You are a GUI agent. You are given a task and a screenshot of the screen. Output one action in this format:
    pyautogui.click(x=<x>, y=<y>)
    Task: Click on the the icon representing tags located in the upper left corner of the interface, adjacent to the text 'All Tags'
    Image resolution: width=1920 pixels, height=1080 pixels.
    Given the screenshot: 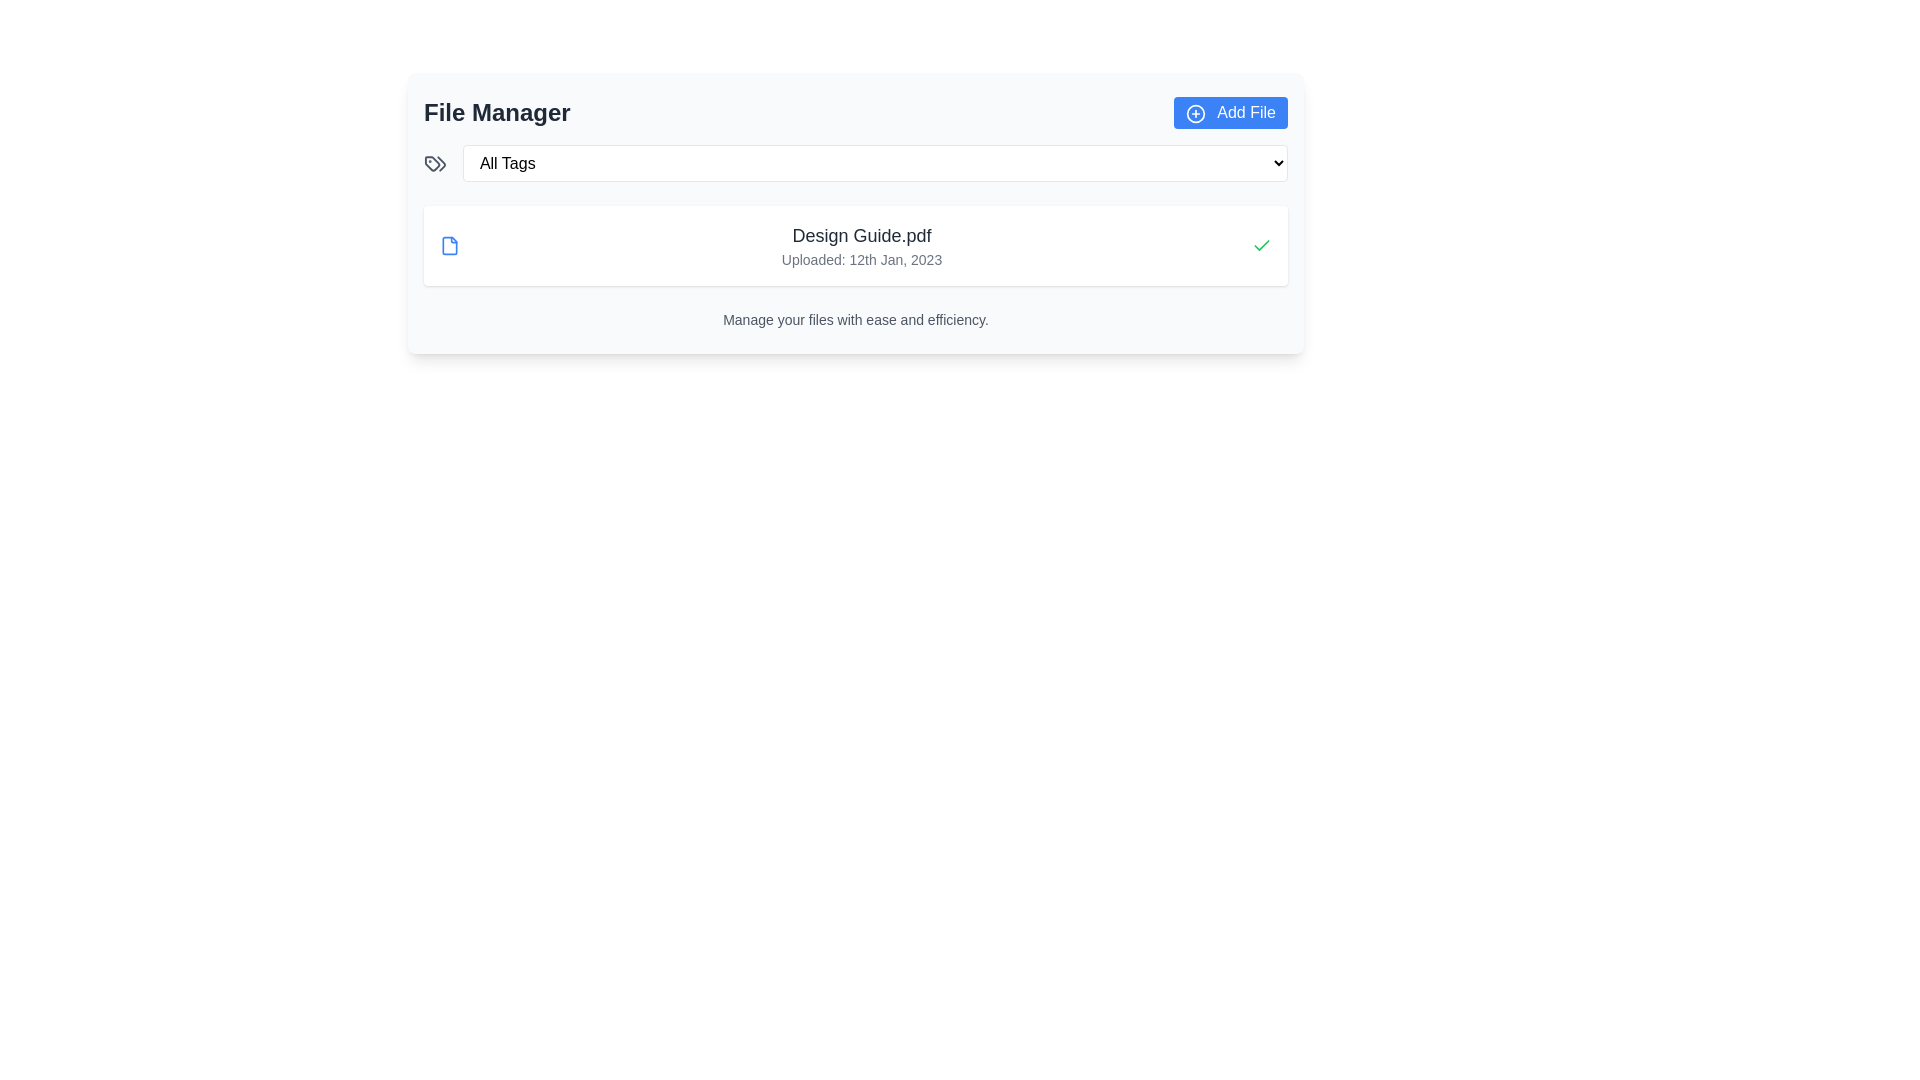 What is the action you would take?
    pyautogui.click(x=434, y=162)
    